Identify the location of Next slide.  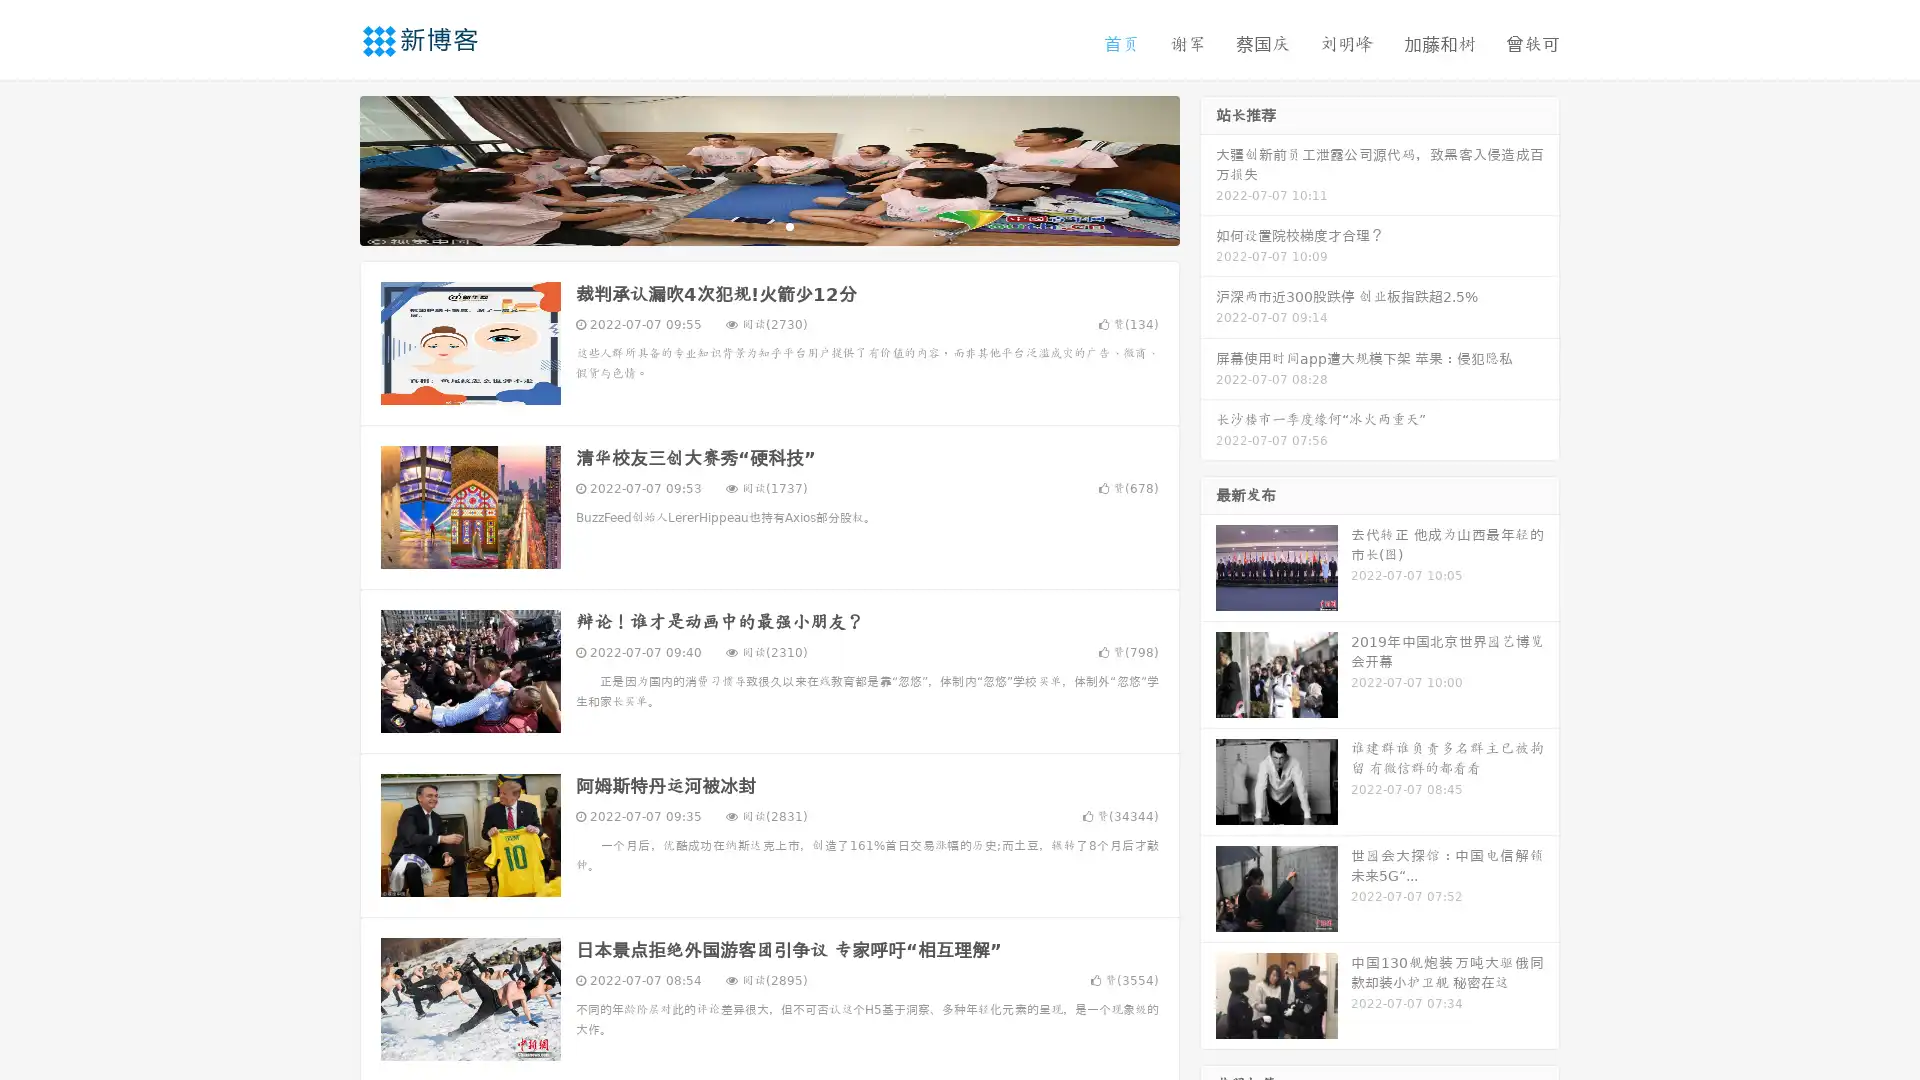
(1208, 168).